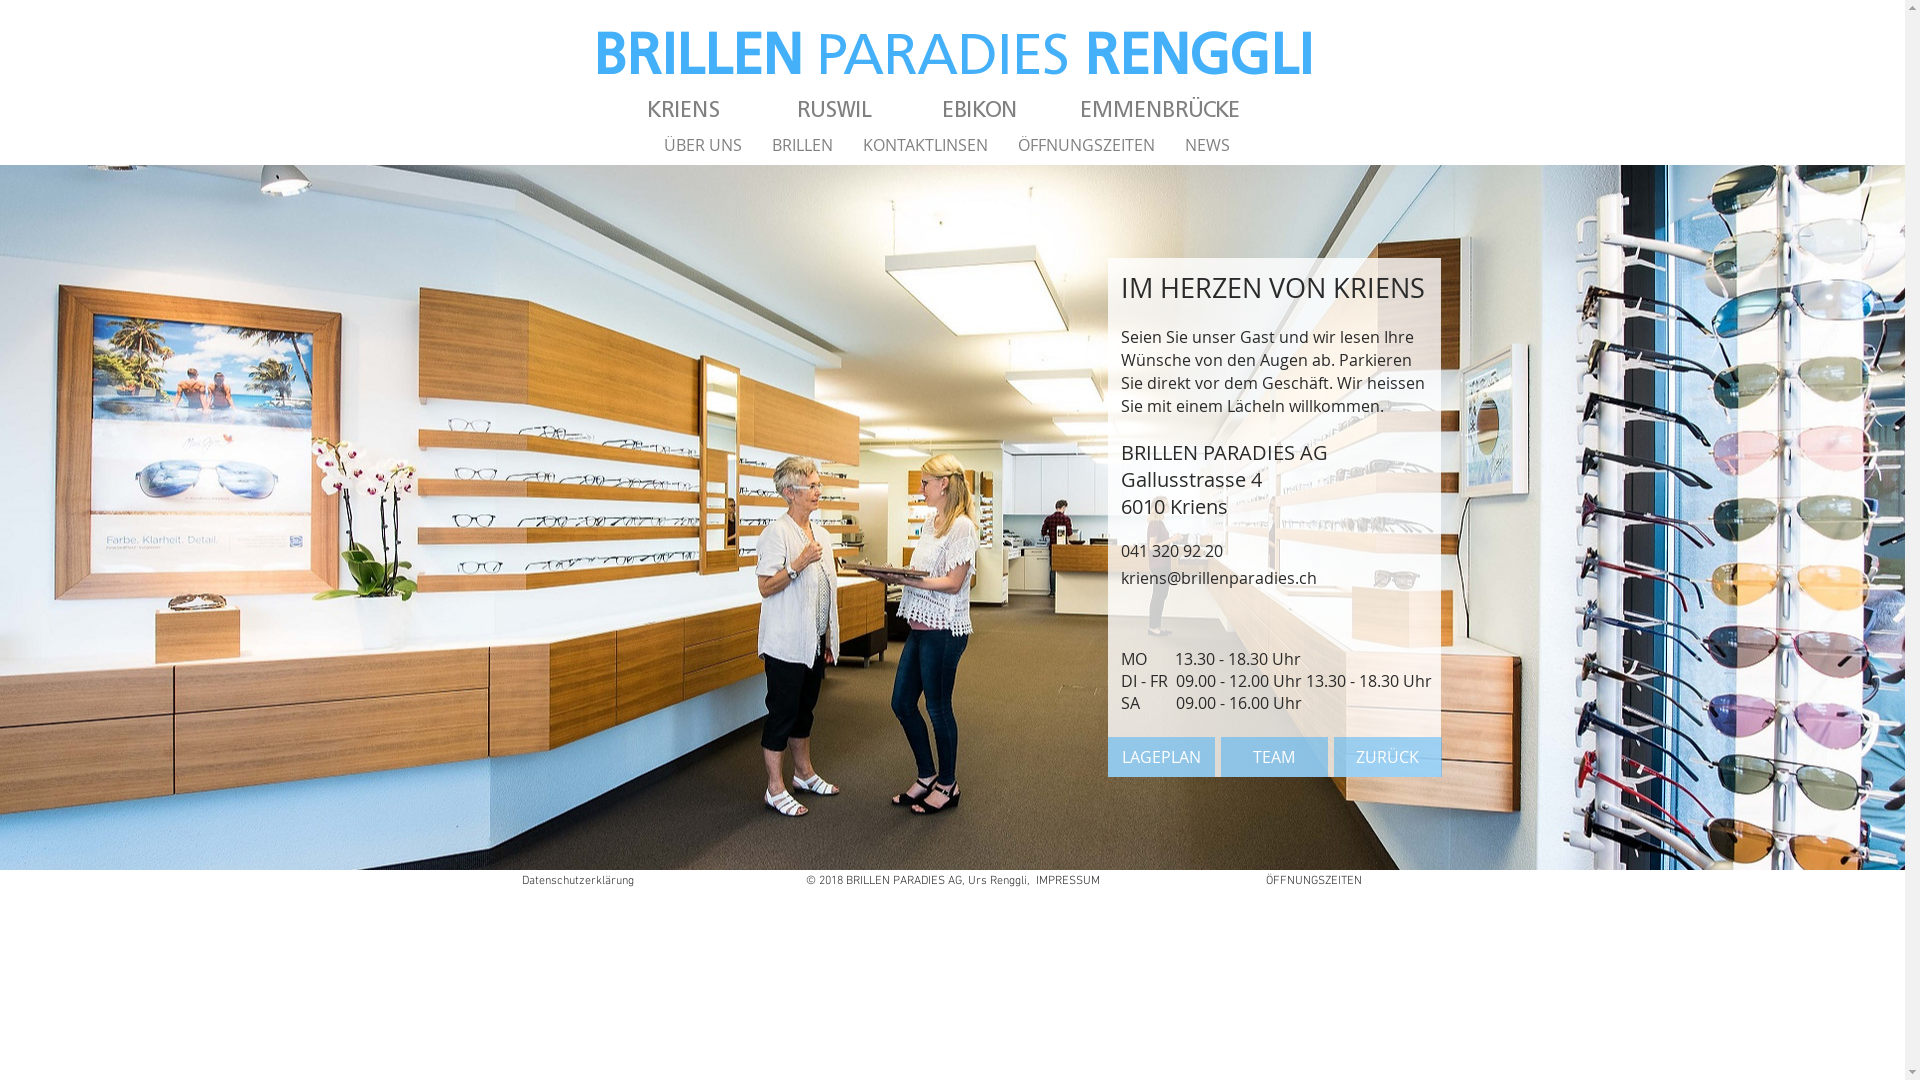  I want to click on 'RUSWIL', so click(795, 108).